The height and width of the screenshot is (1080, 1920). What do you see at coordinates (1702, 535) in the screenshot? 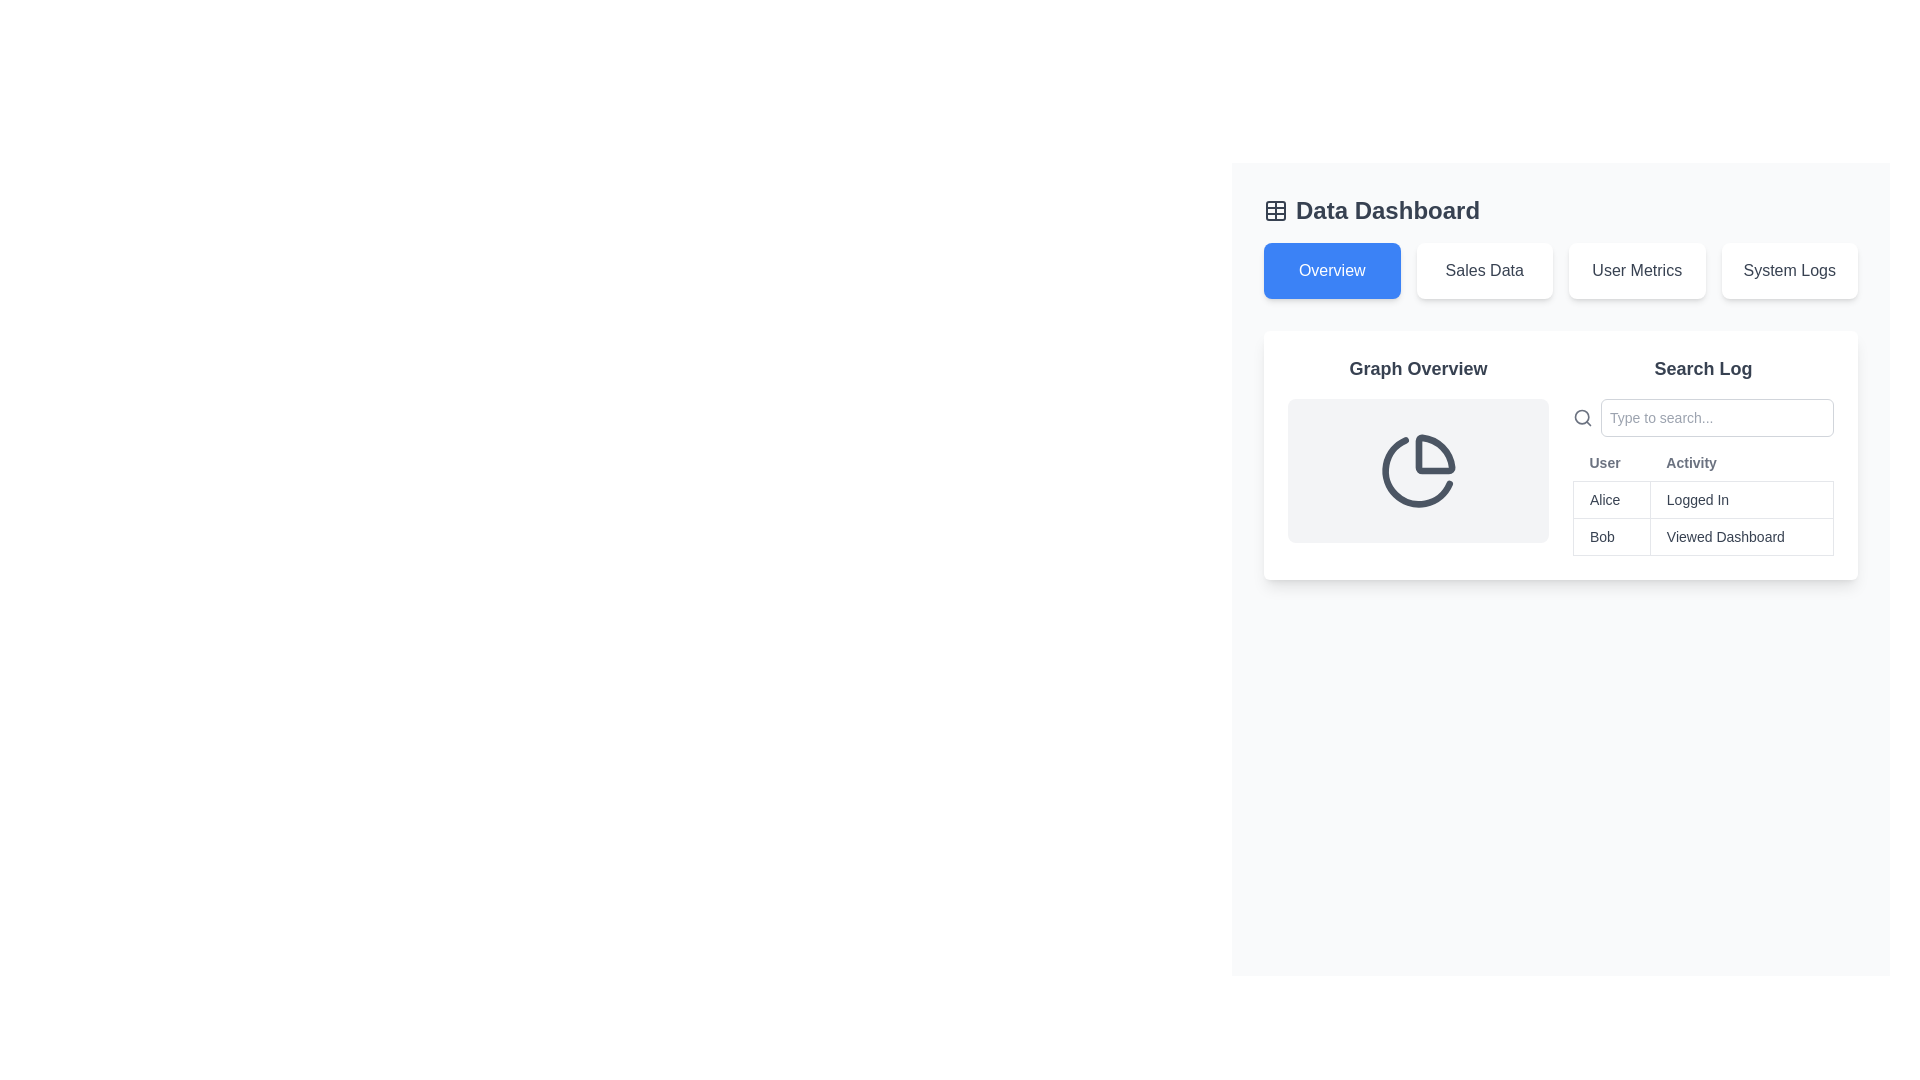
I see `the text 'Viewed Dashboard' in the second row of the search log table under 'Search Log' to initiate possible action` at bounding box center [1702, 535].